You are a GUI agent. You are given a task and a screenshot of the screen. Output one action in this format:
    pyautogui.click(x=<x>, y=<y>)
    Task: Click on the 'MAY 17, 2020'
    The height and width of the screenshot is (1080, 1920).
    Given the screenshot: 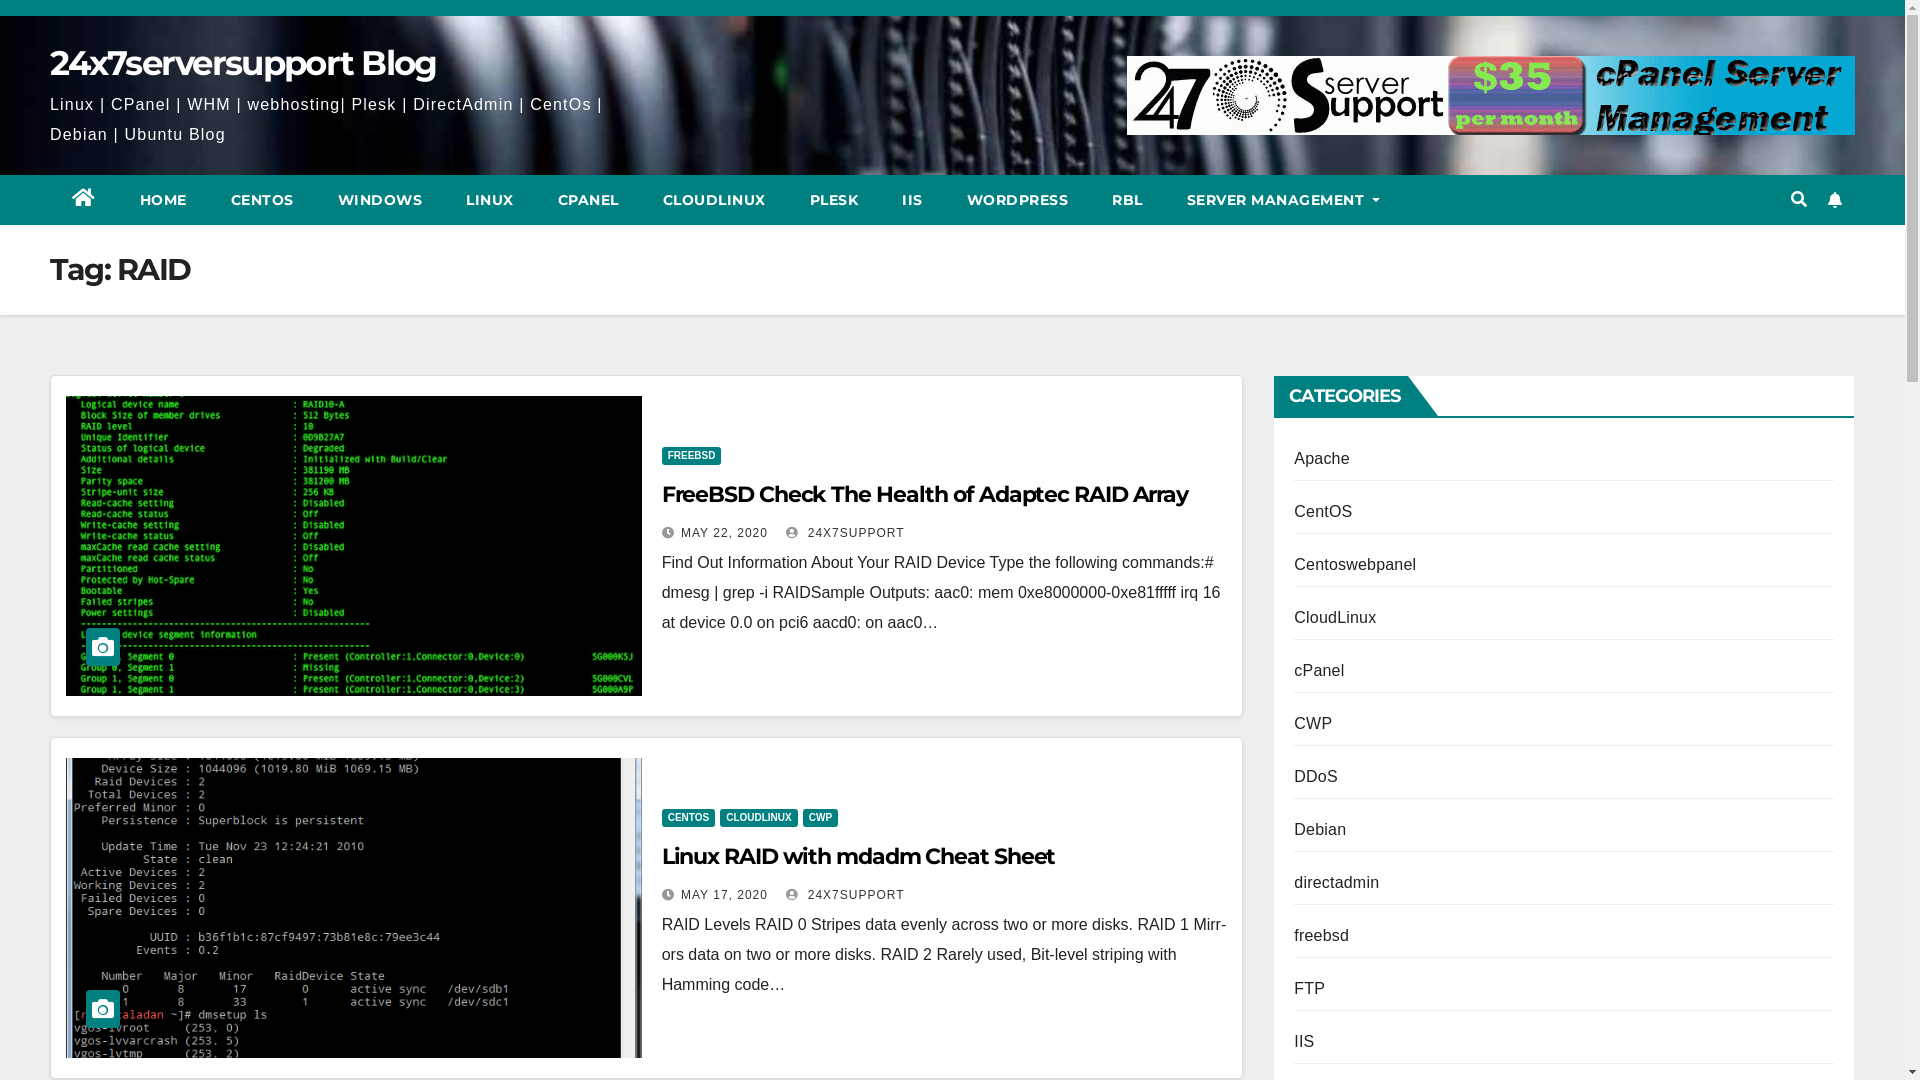 What is the action you would take?
    pyautogui.click(x=723, y=893)
    